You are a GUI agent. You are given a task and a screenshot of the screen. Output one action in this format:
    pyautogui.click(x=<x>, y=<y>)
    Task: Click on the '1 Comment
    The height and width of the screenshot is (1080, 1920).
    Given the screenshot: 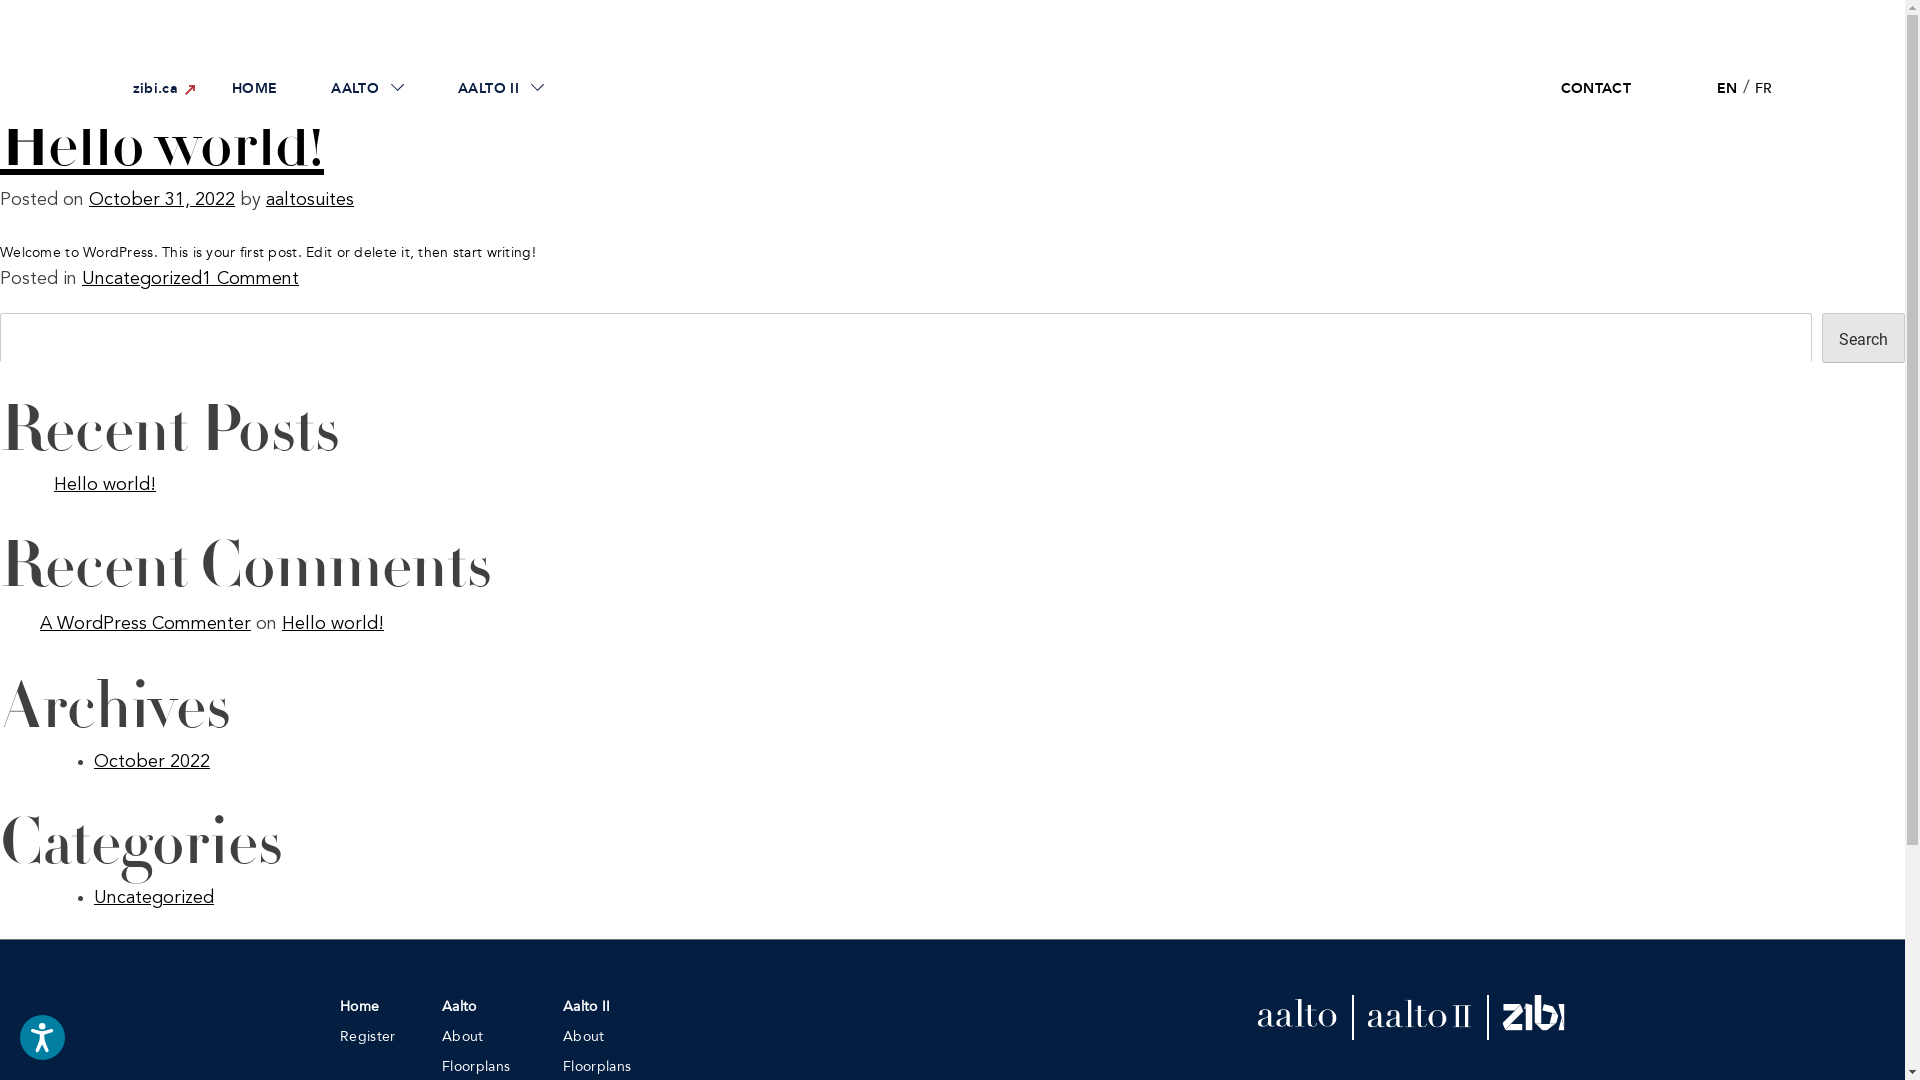 What is the action you would take?
    pyautogui.click(x=249, y=278)
    